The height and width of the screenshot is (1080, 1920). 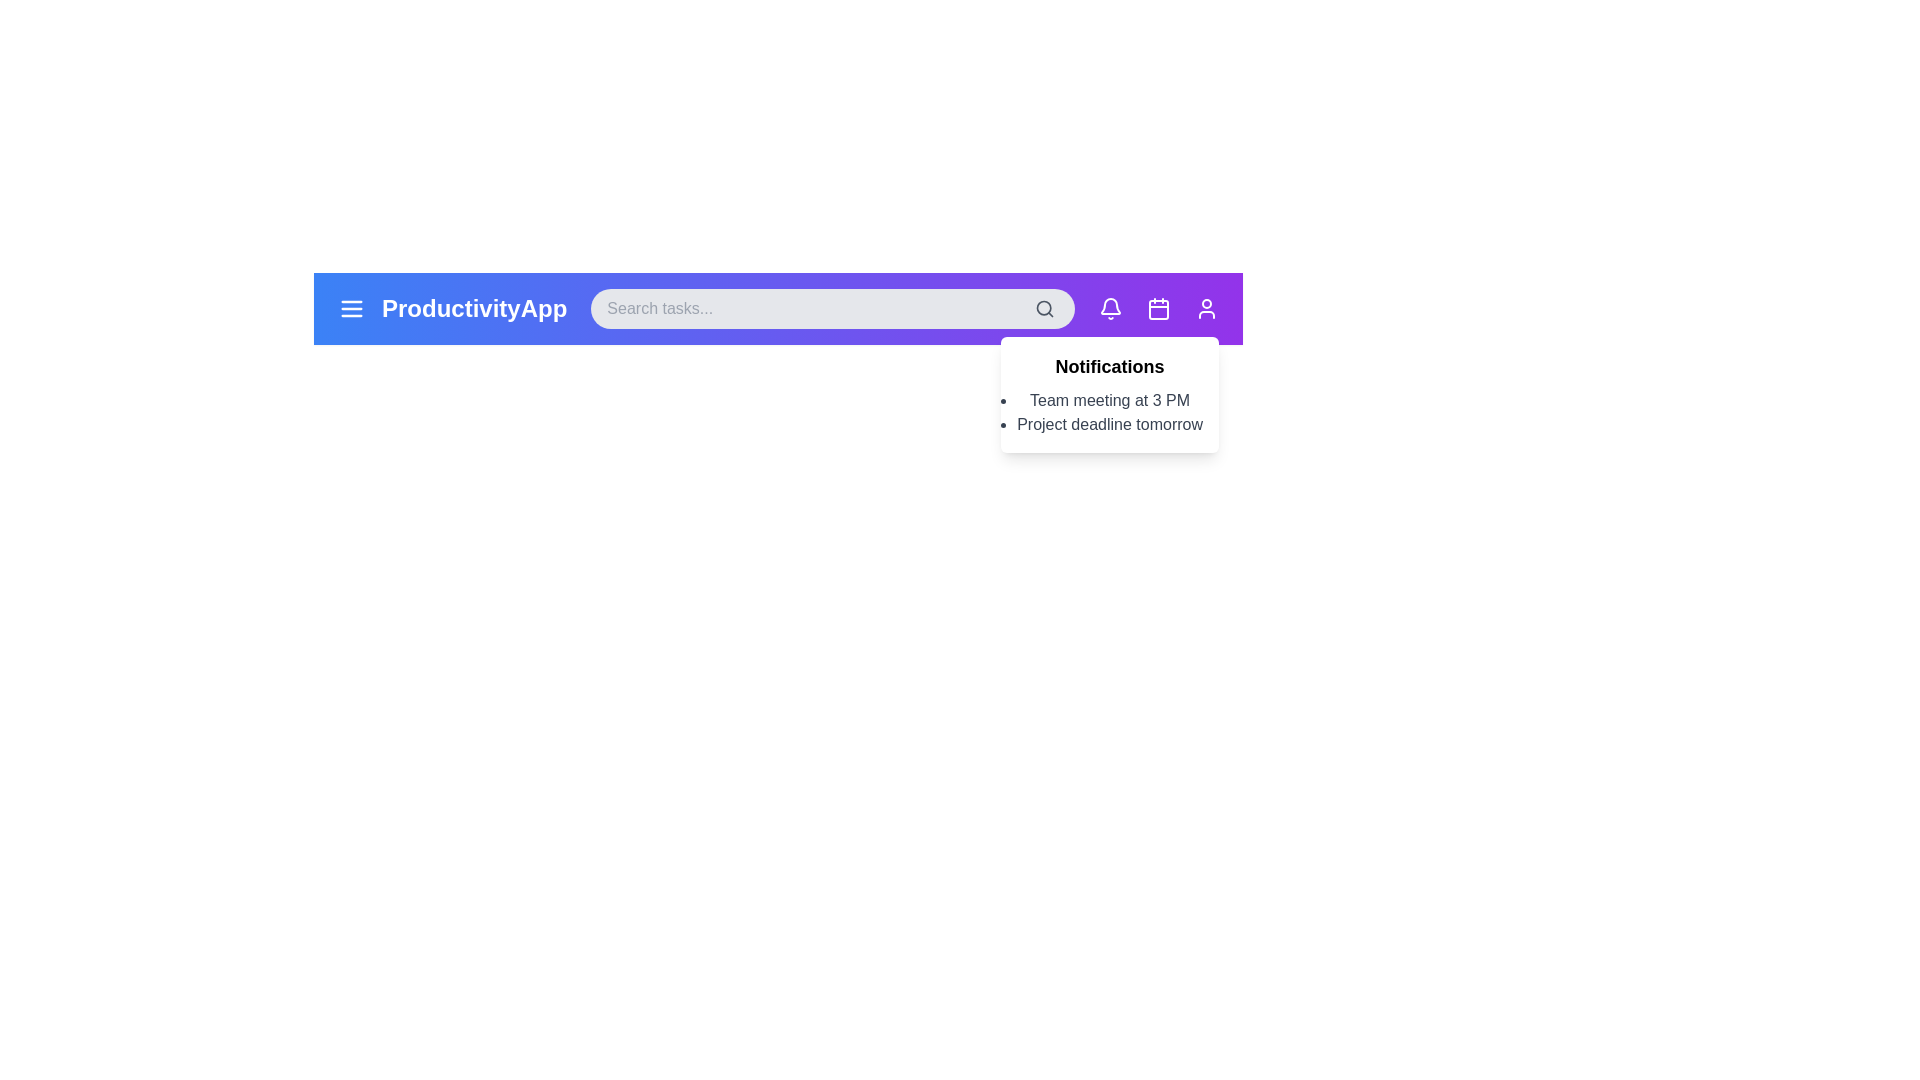 I want to click on the calendar icon to open calendar-related features, so click(x=1158, y=308).